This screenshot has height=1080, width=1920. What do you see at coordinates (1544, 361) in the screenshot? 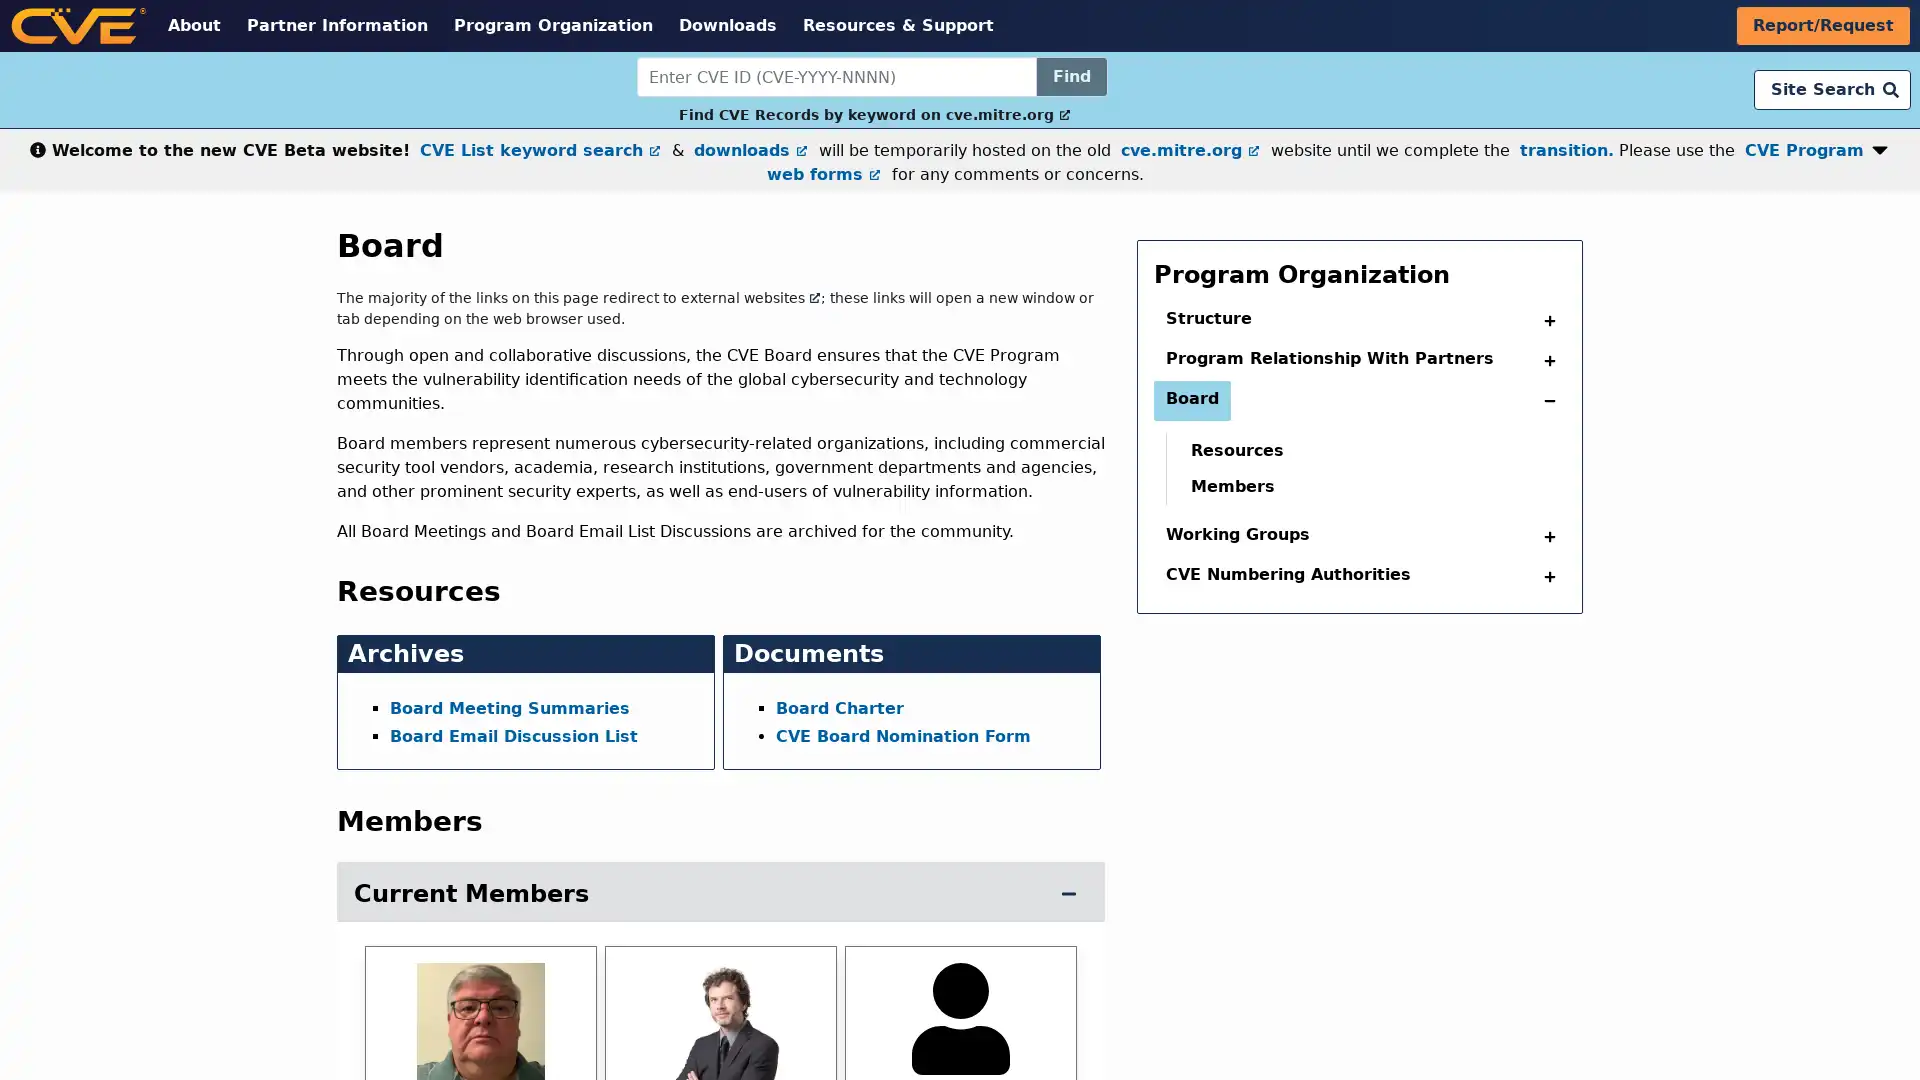
I see `collapse` at bounding box center [1544, 361].